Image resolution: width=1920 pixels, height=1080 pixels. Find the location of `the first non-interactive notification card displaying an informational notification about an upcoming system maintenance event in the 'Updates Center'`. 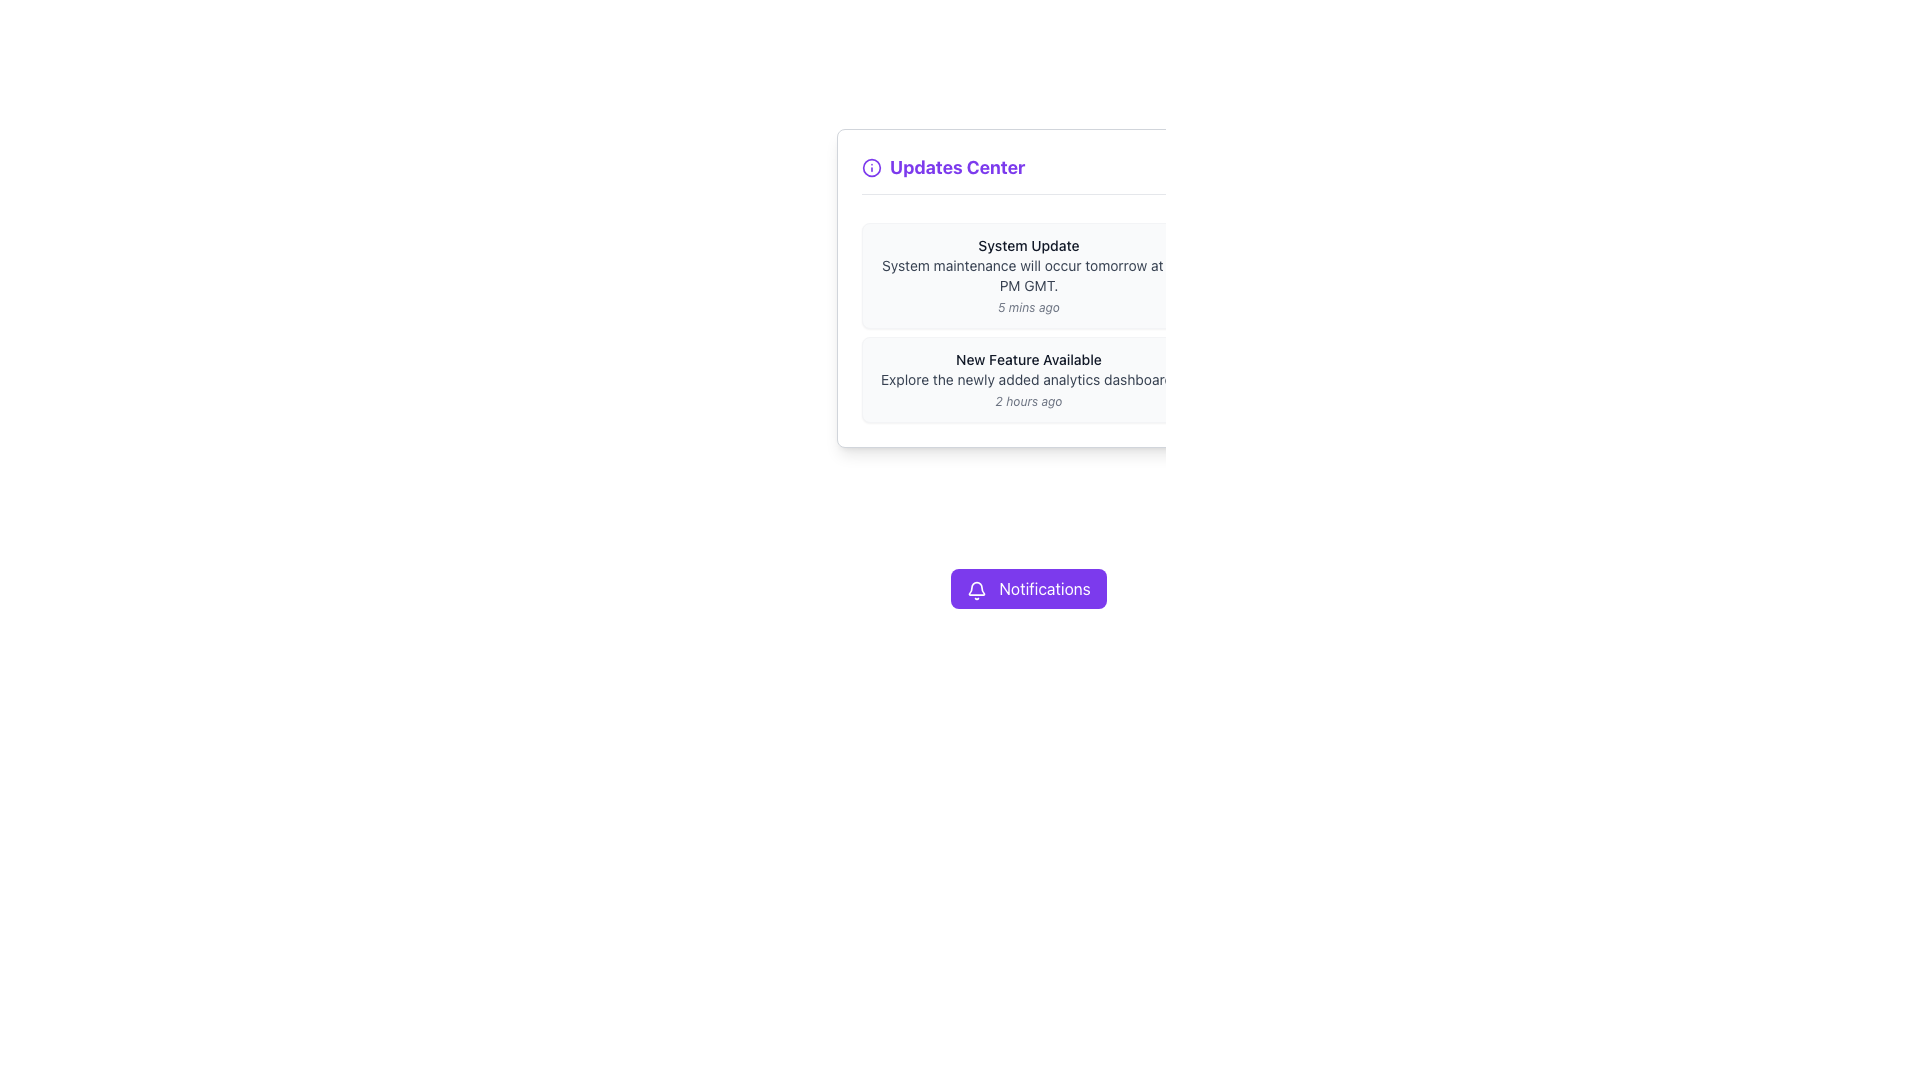

the first non-interactive notification card displaying an informational notification about an upcoming system maintenance event in the 'Updates Center' is located at coordinates (1028, 276).